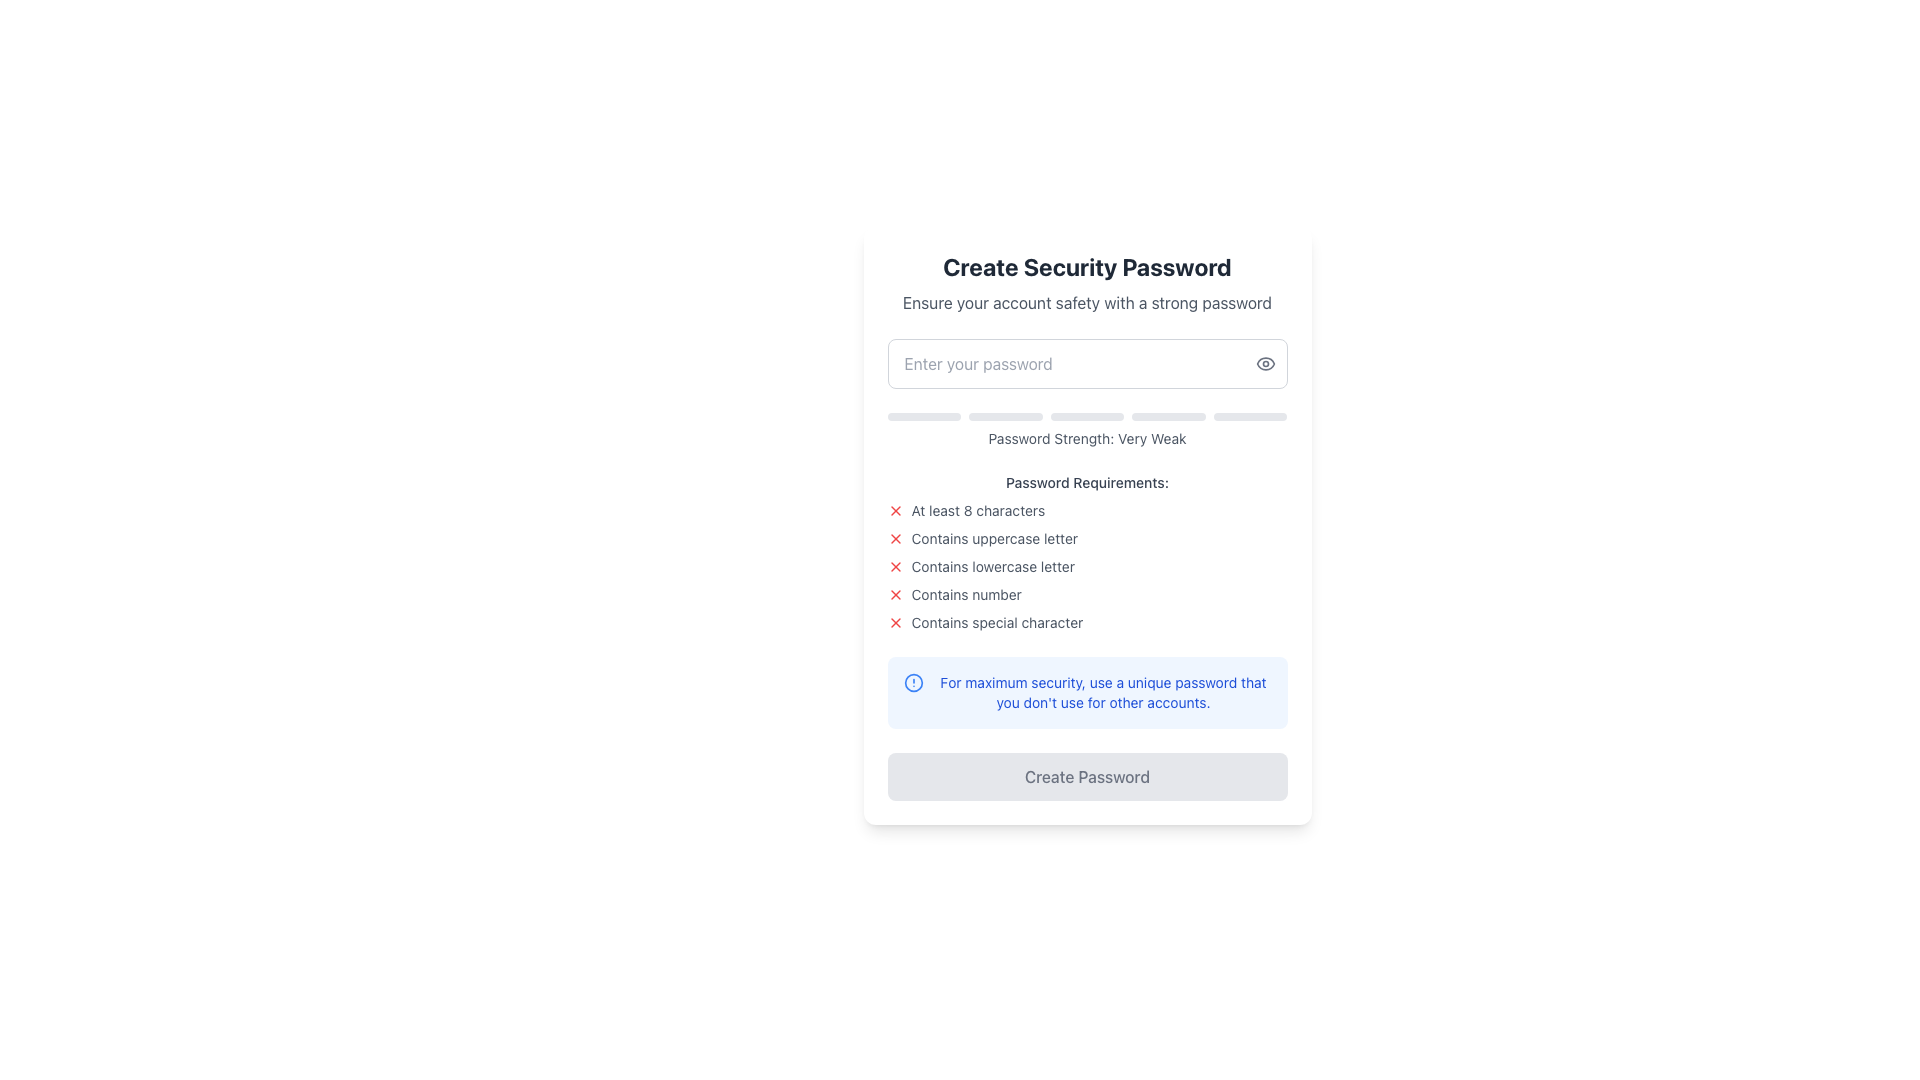 This screenshot has width=1920, height=1080. Describe the element at coordinates (1086, 692) in the screenshot. I see `the informational notification box with a blue background and rounded corners, which advises users to use a unique password, located near the bottom of the 'Create Security Password' dialog` at that location.